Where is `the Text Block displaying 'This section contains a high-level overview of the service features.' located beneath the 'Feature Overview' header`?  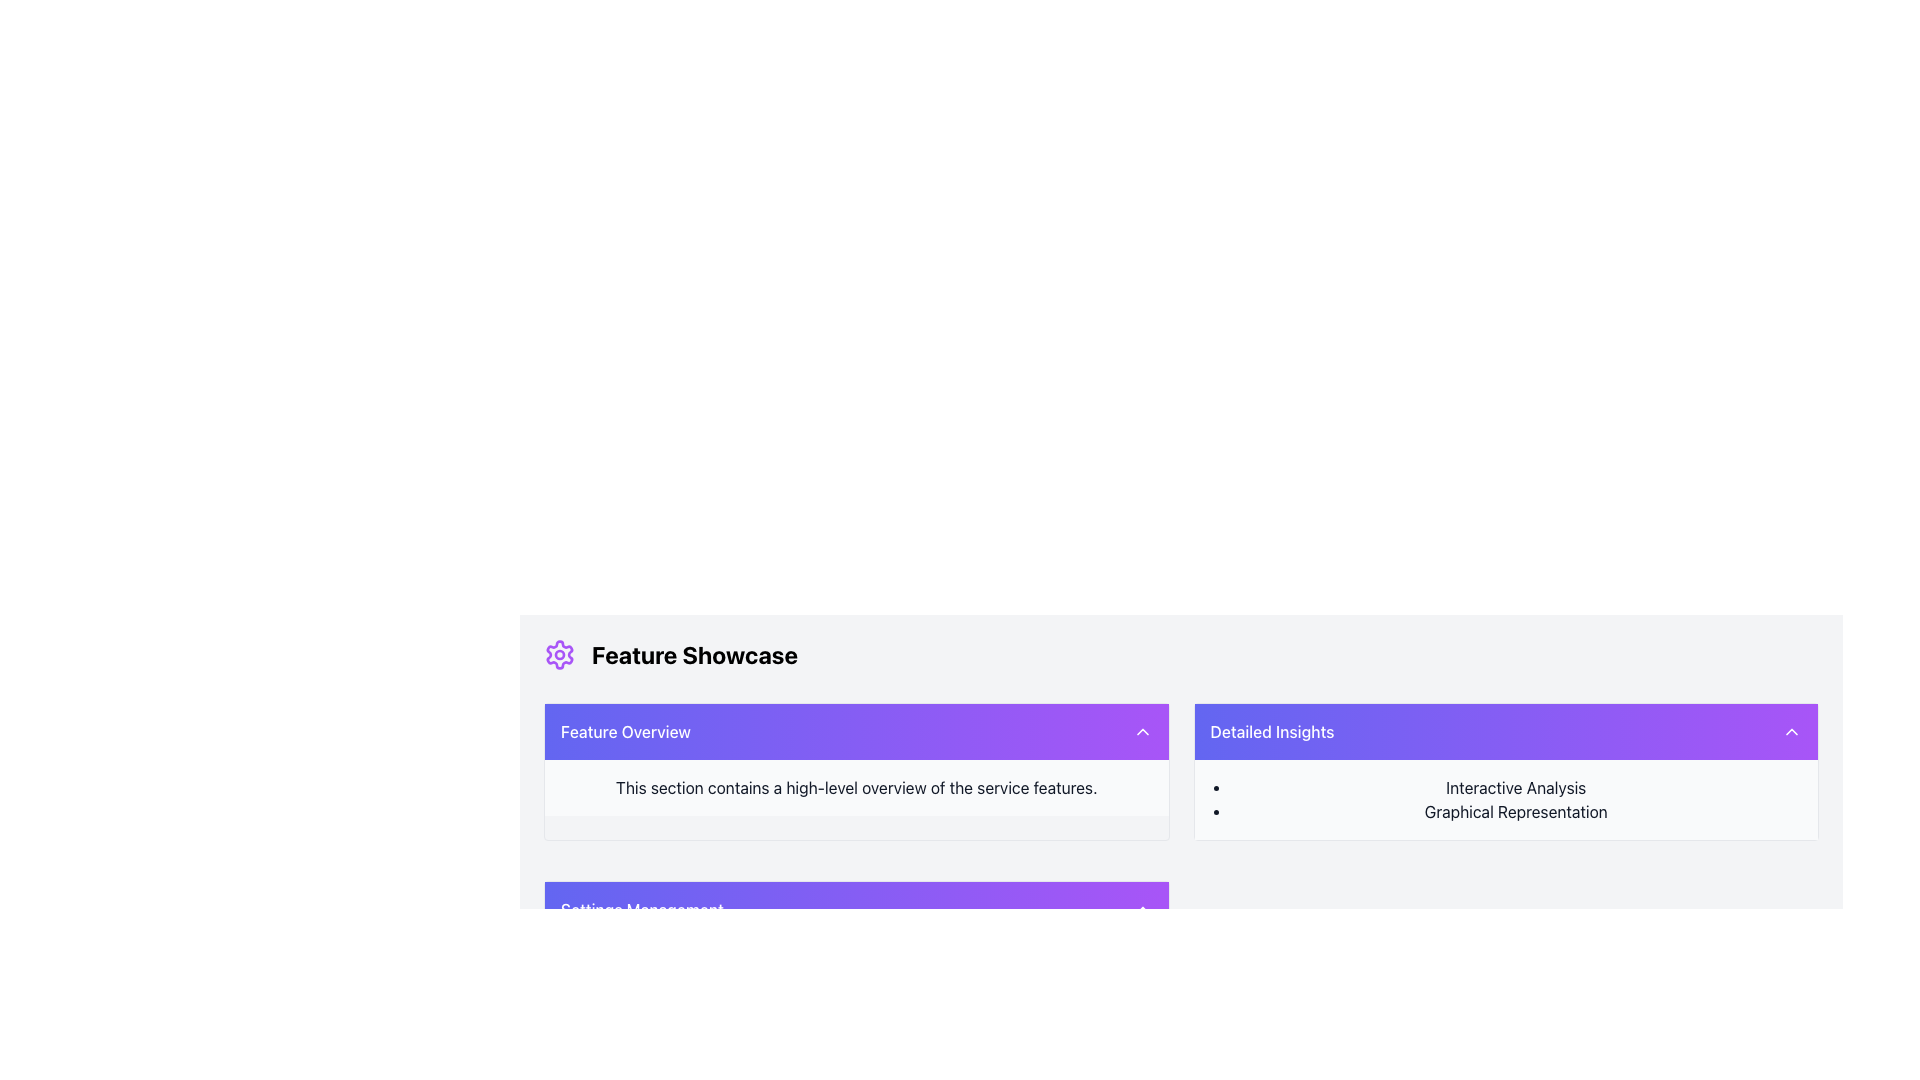
the Text Block displaying 'This section contains a high-level overview of the service features.' located beneath the 'Feature Overview' header is located at coordinates (856, 786).